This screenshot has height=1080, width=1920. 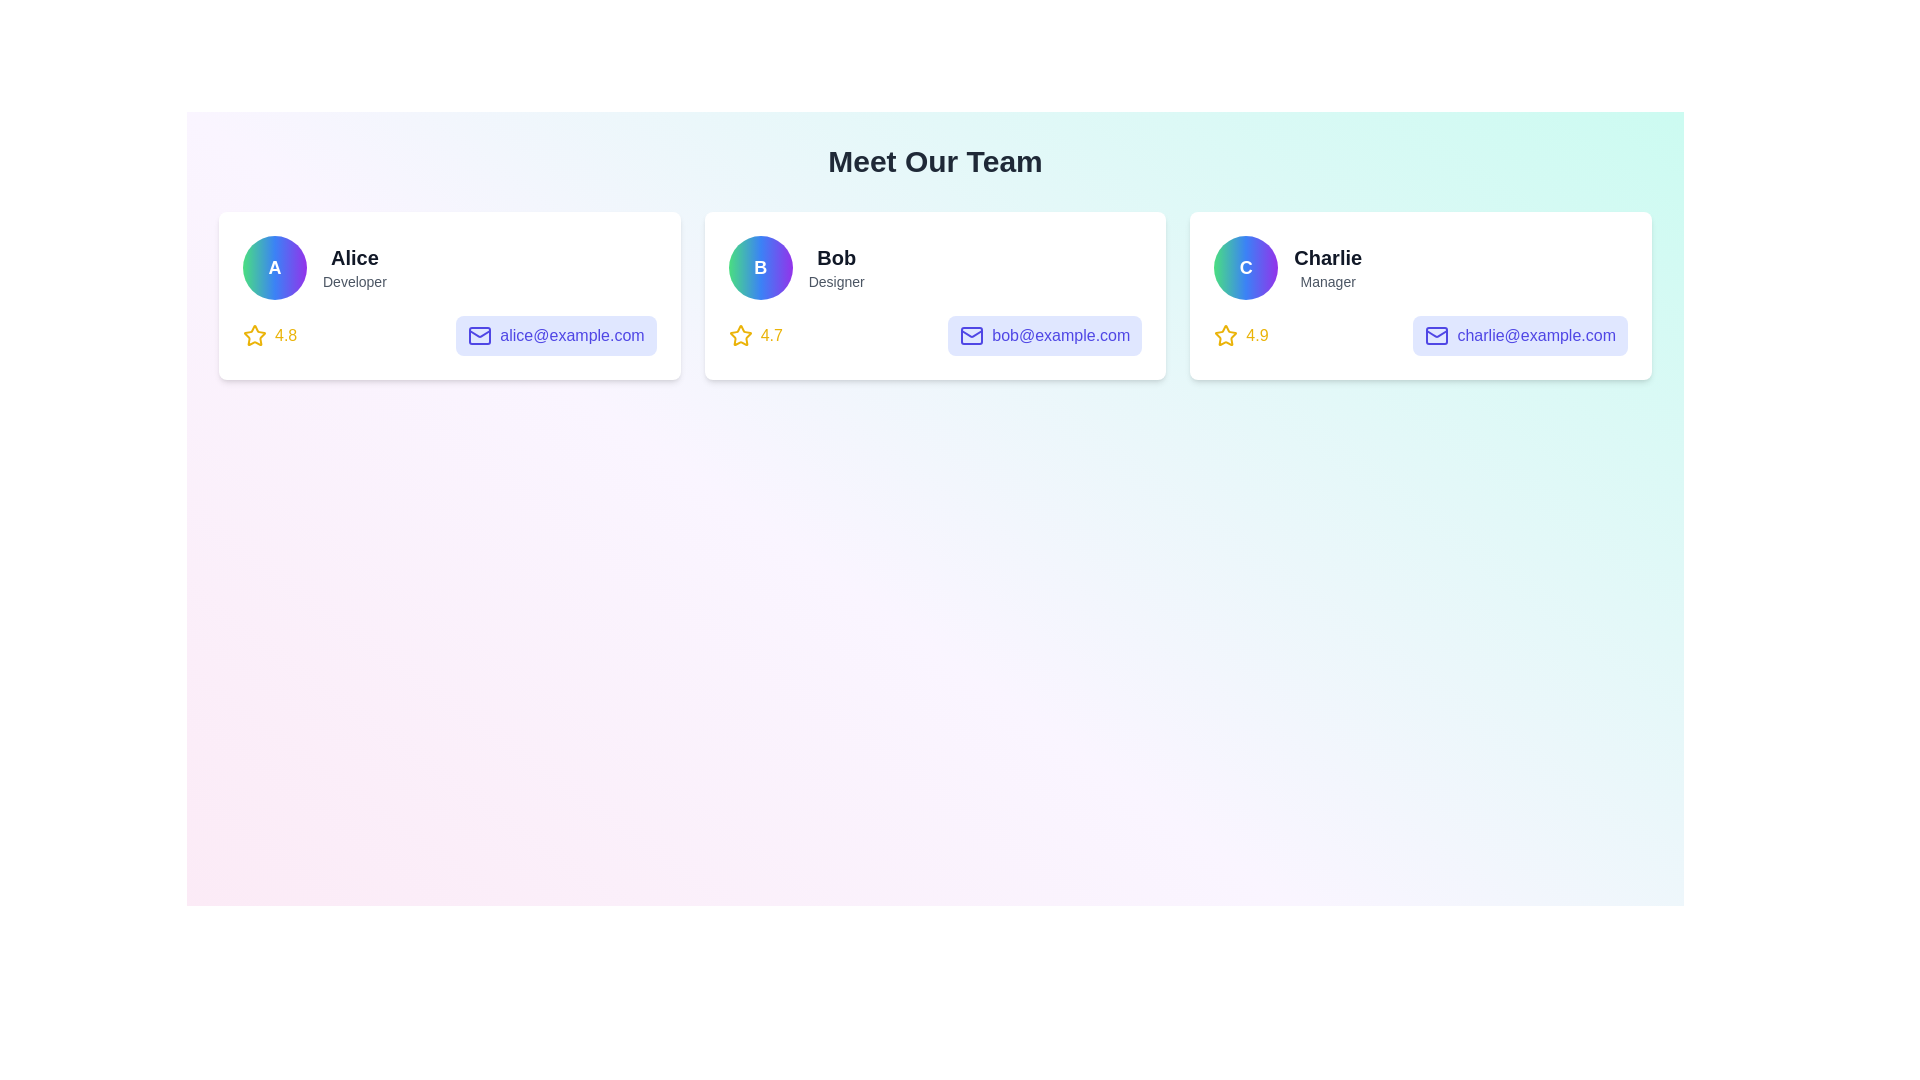 I want to click on the rating display module for Bob, located in the bottom-left corner of his profile card, beneath the circular avatar and to the left of the email icon, so click(x=754, y=334).